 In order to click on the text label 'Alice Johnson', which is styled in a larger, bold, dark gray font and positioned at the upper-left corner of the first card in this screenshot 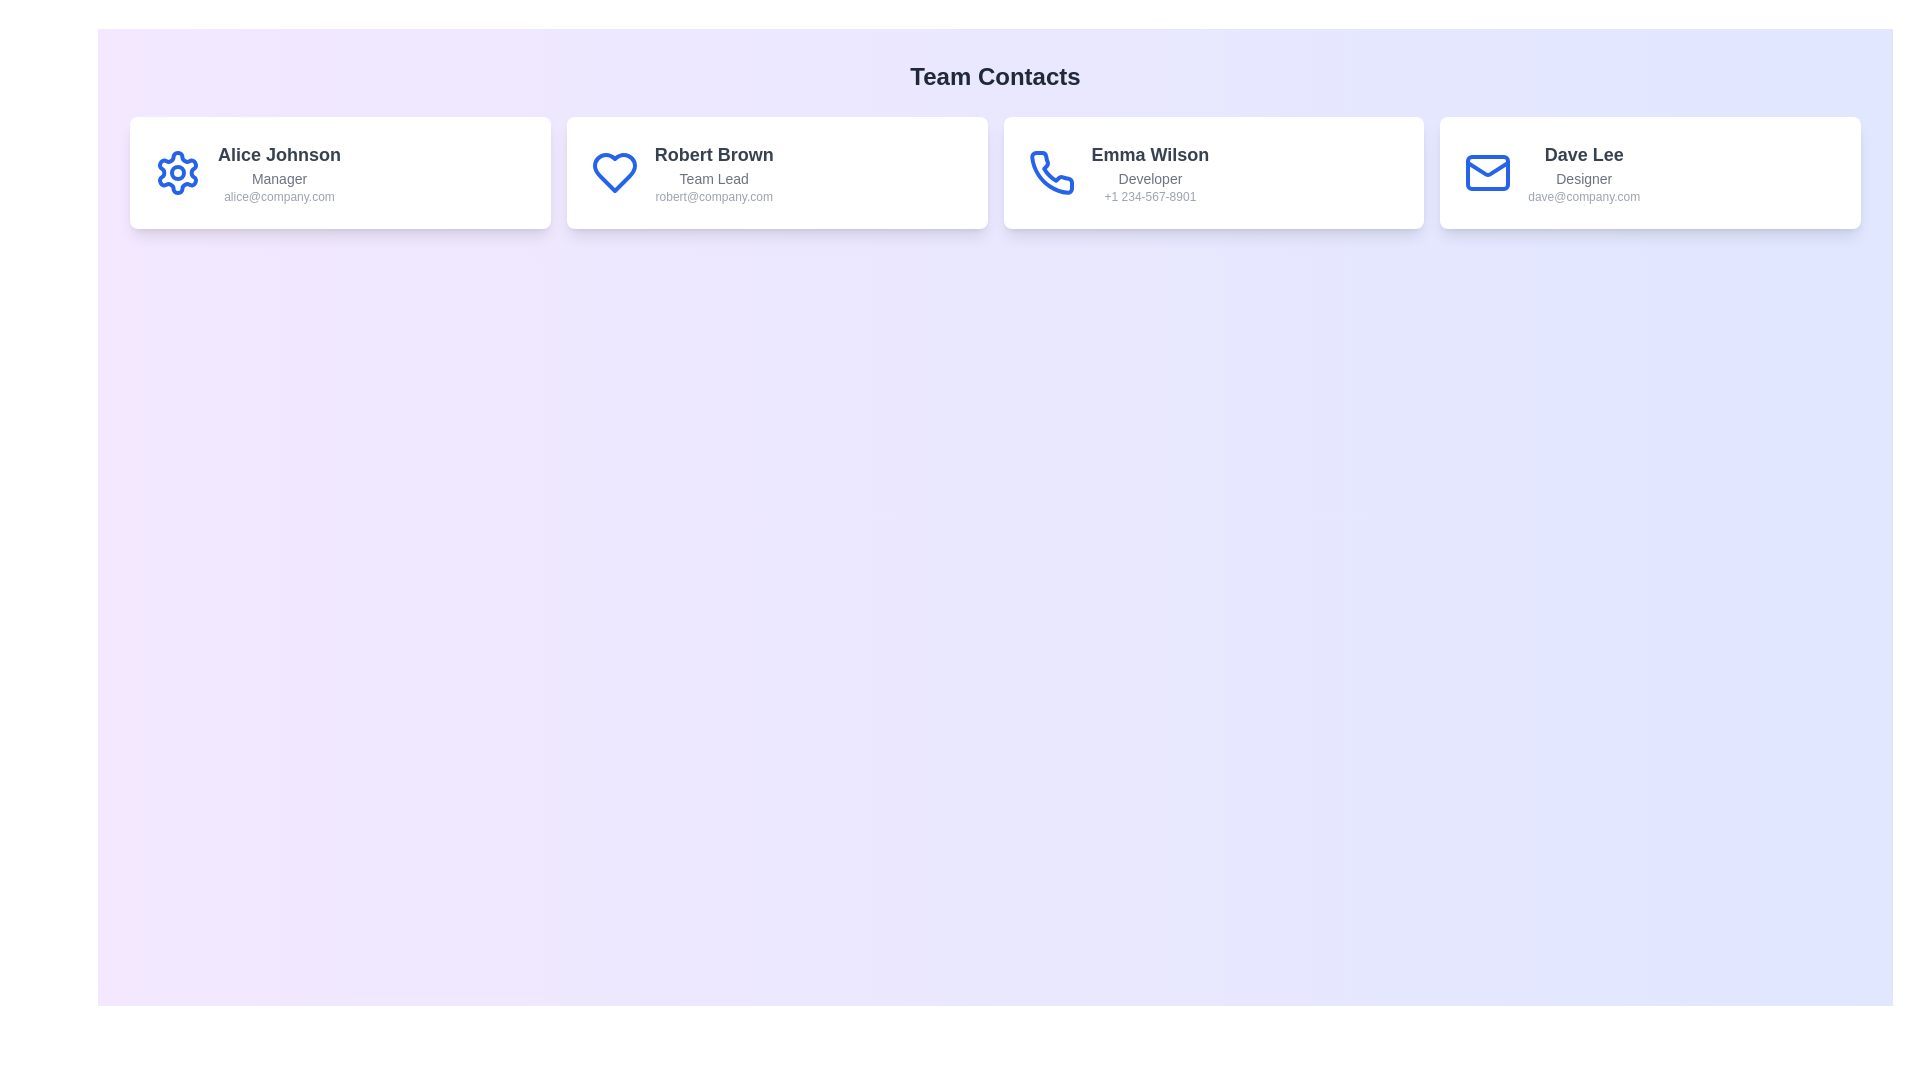, I will do `click(278, 153)`.